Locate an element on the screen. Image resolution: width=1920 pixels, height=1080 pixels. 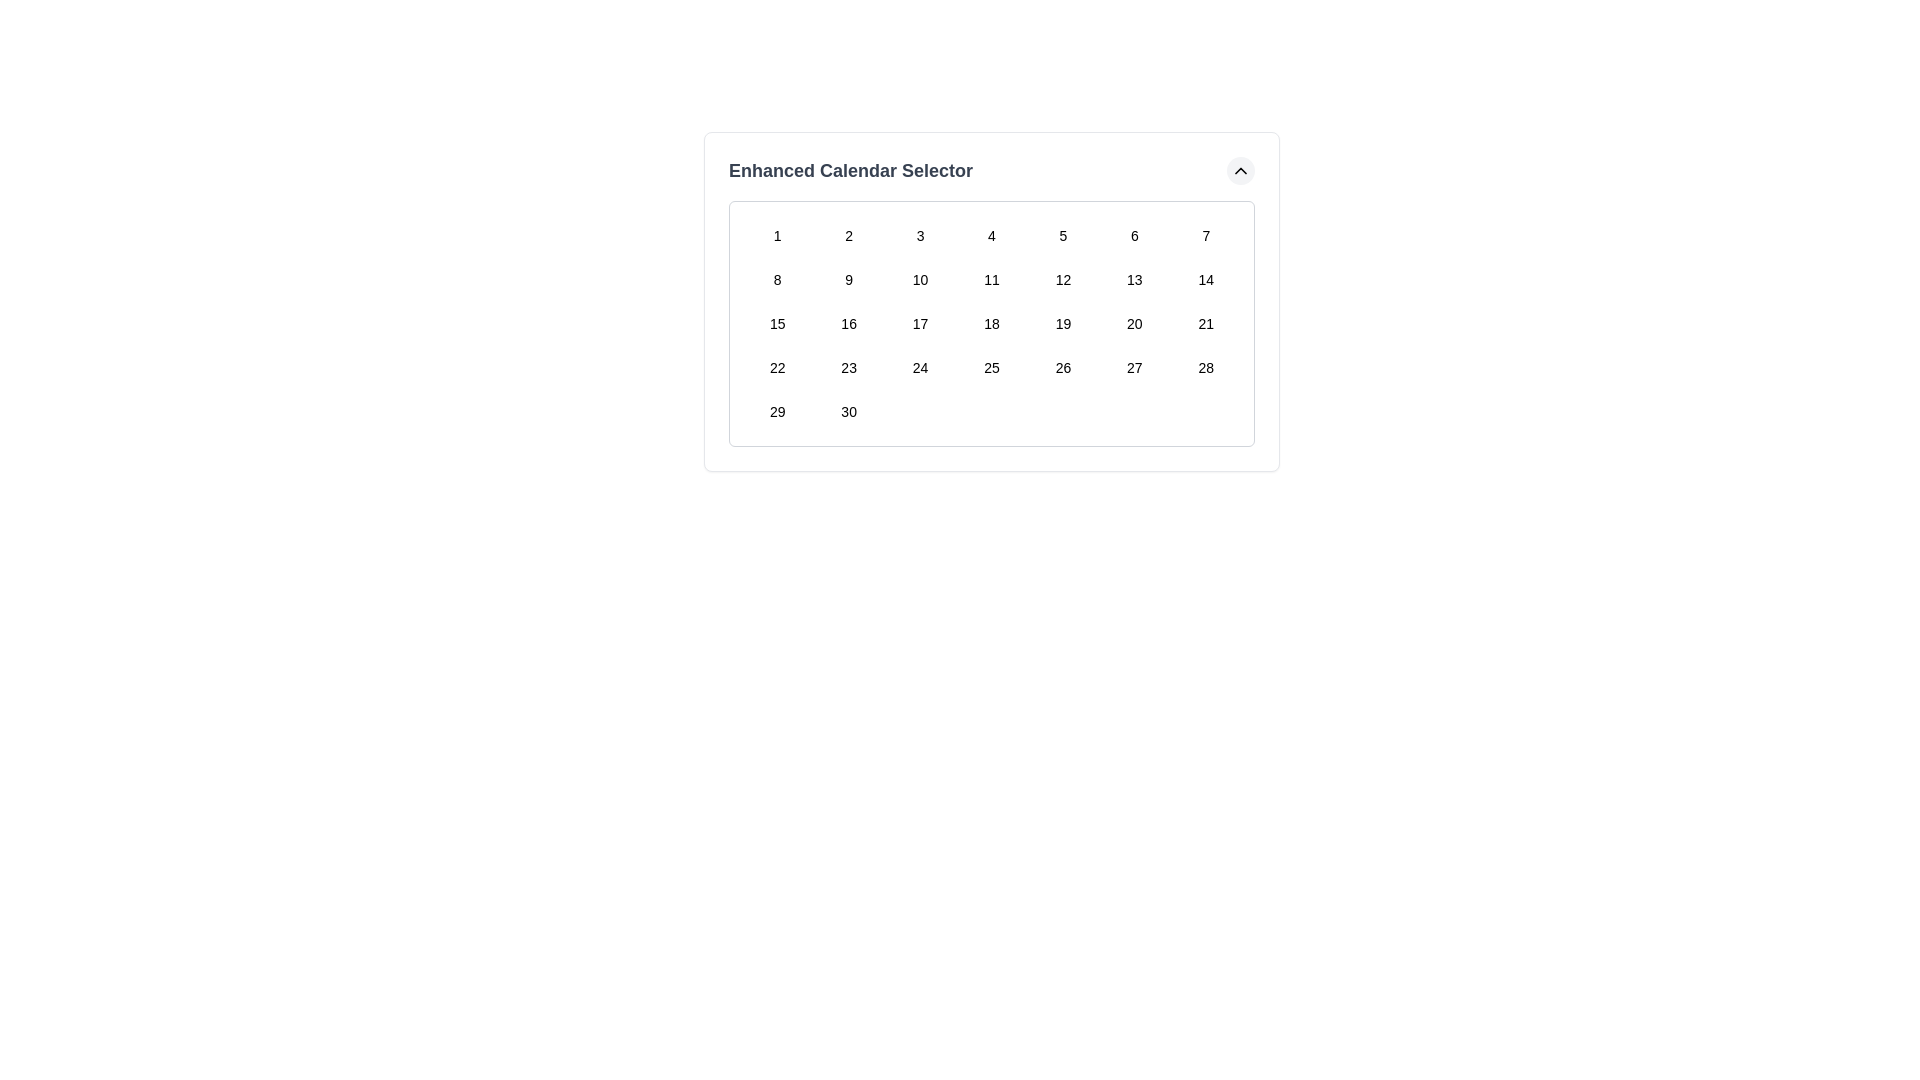
the calendar day button representing the date '20', located in the 6th column of the 3rd row of the calendar grid is located at coordinates (1134, 323).